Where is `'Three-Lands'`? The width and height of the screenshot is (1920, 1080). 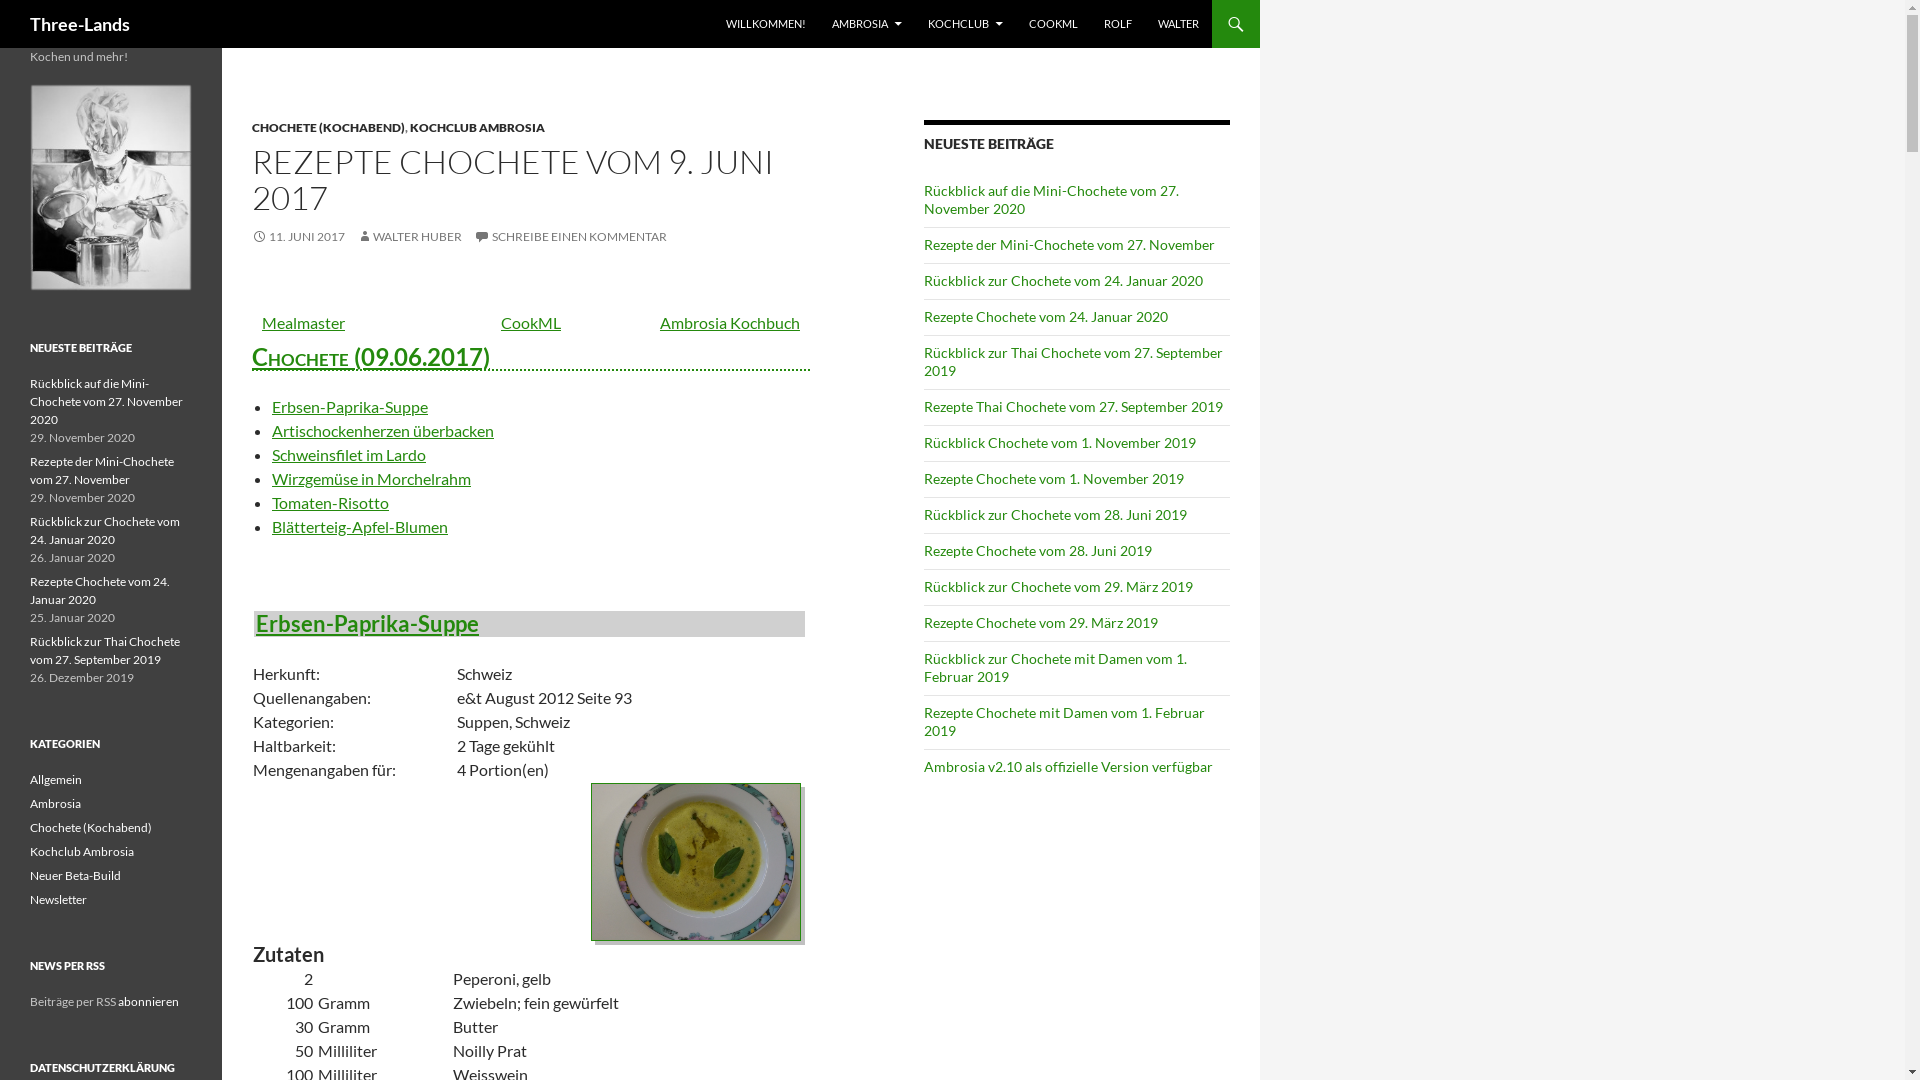
'Three-Lands' is located at coordinates (80, 23).